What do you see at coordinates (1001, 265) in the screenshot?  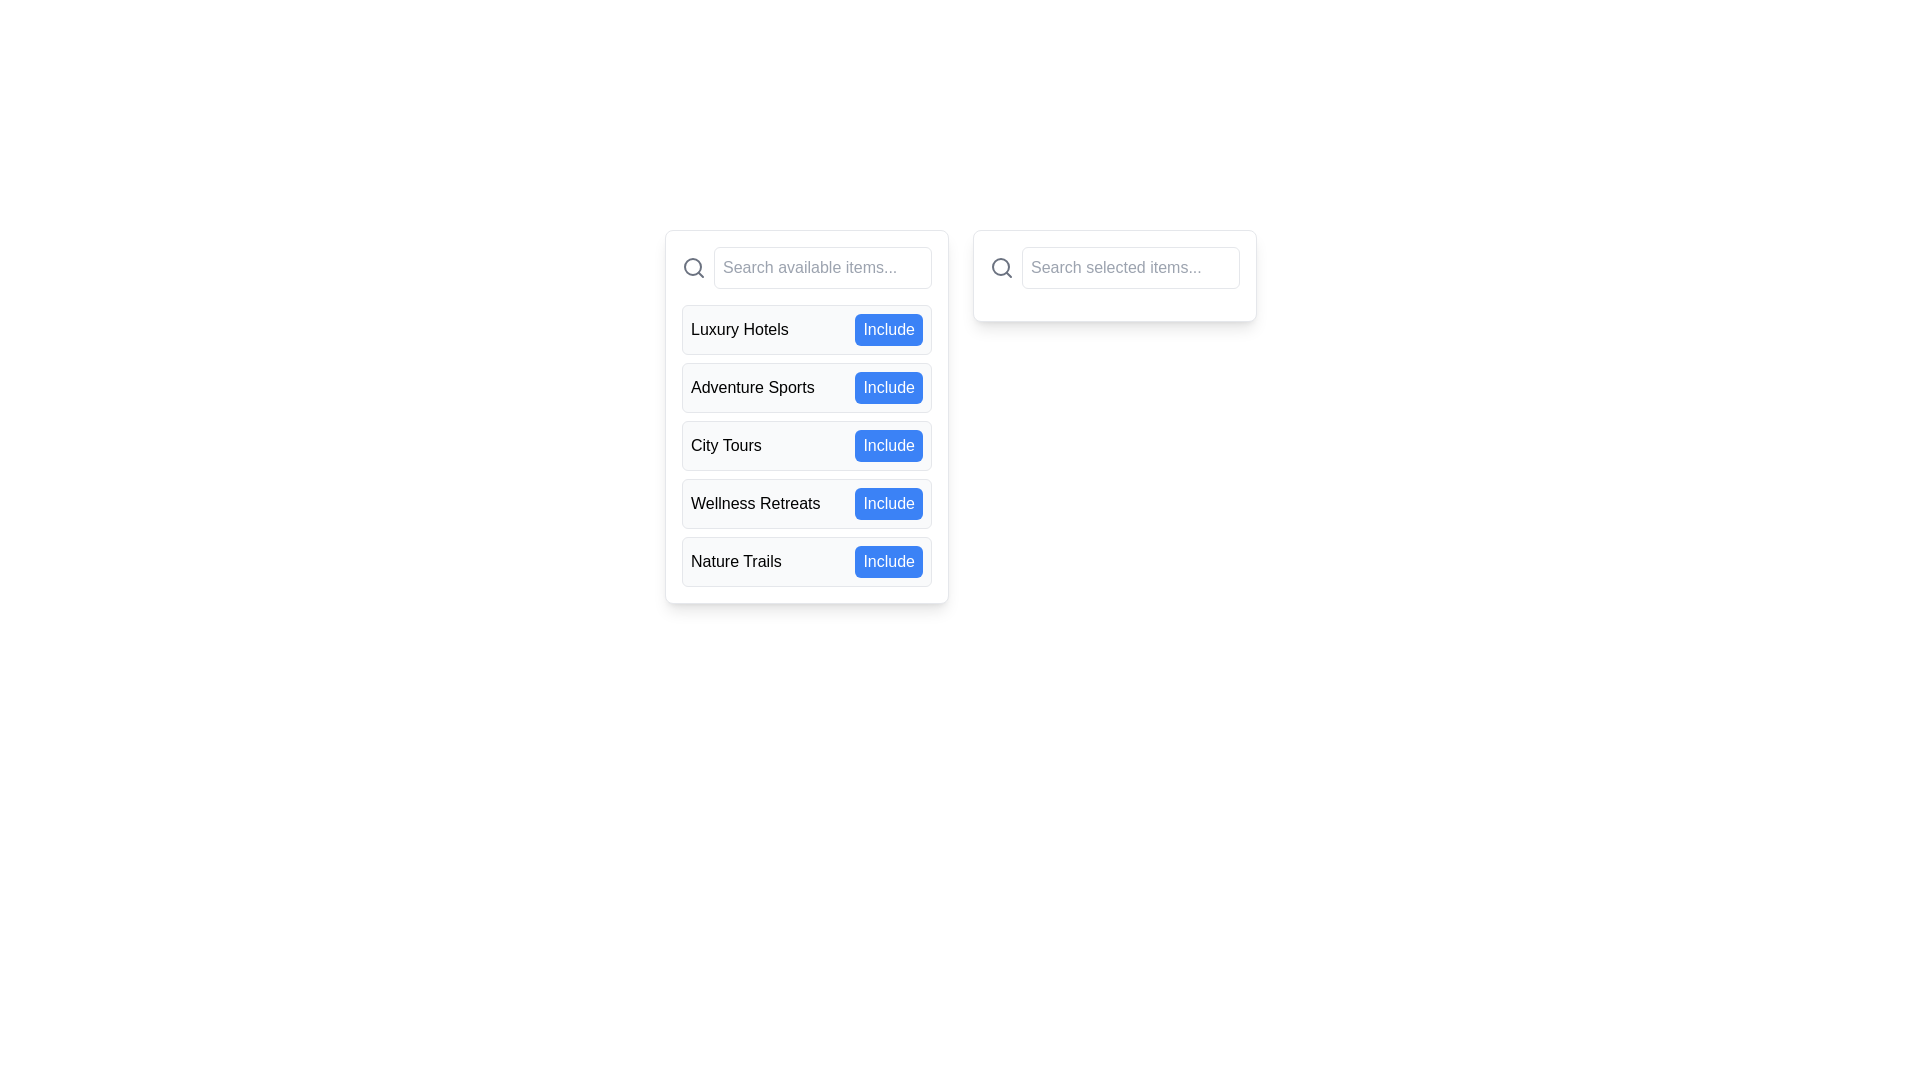 I see `the circular shape within the gray magnifying glass icon located in the upper-left corner of the search bar area` at bounding box center [1001, 265].